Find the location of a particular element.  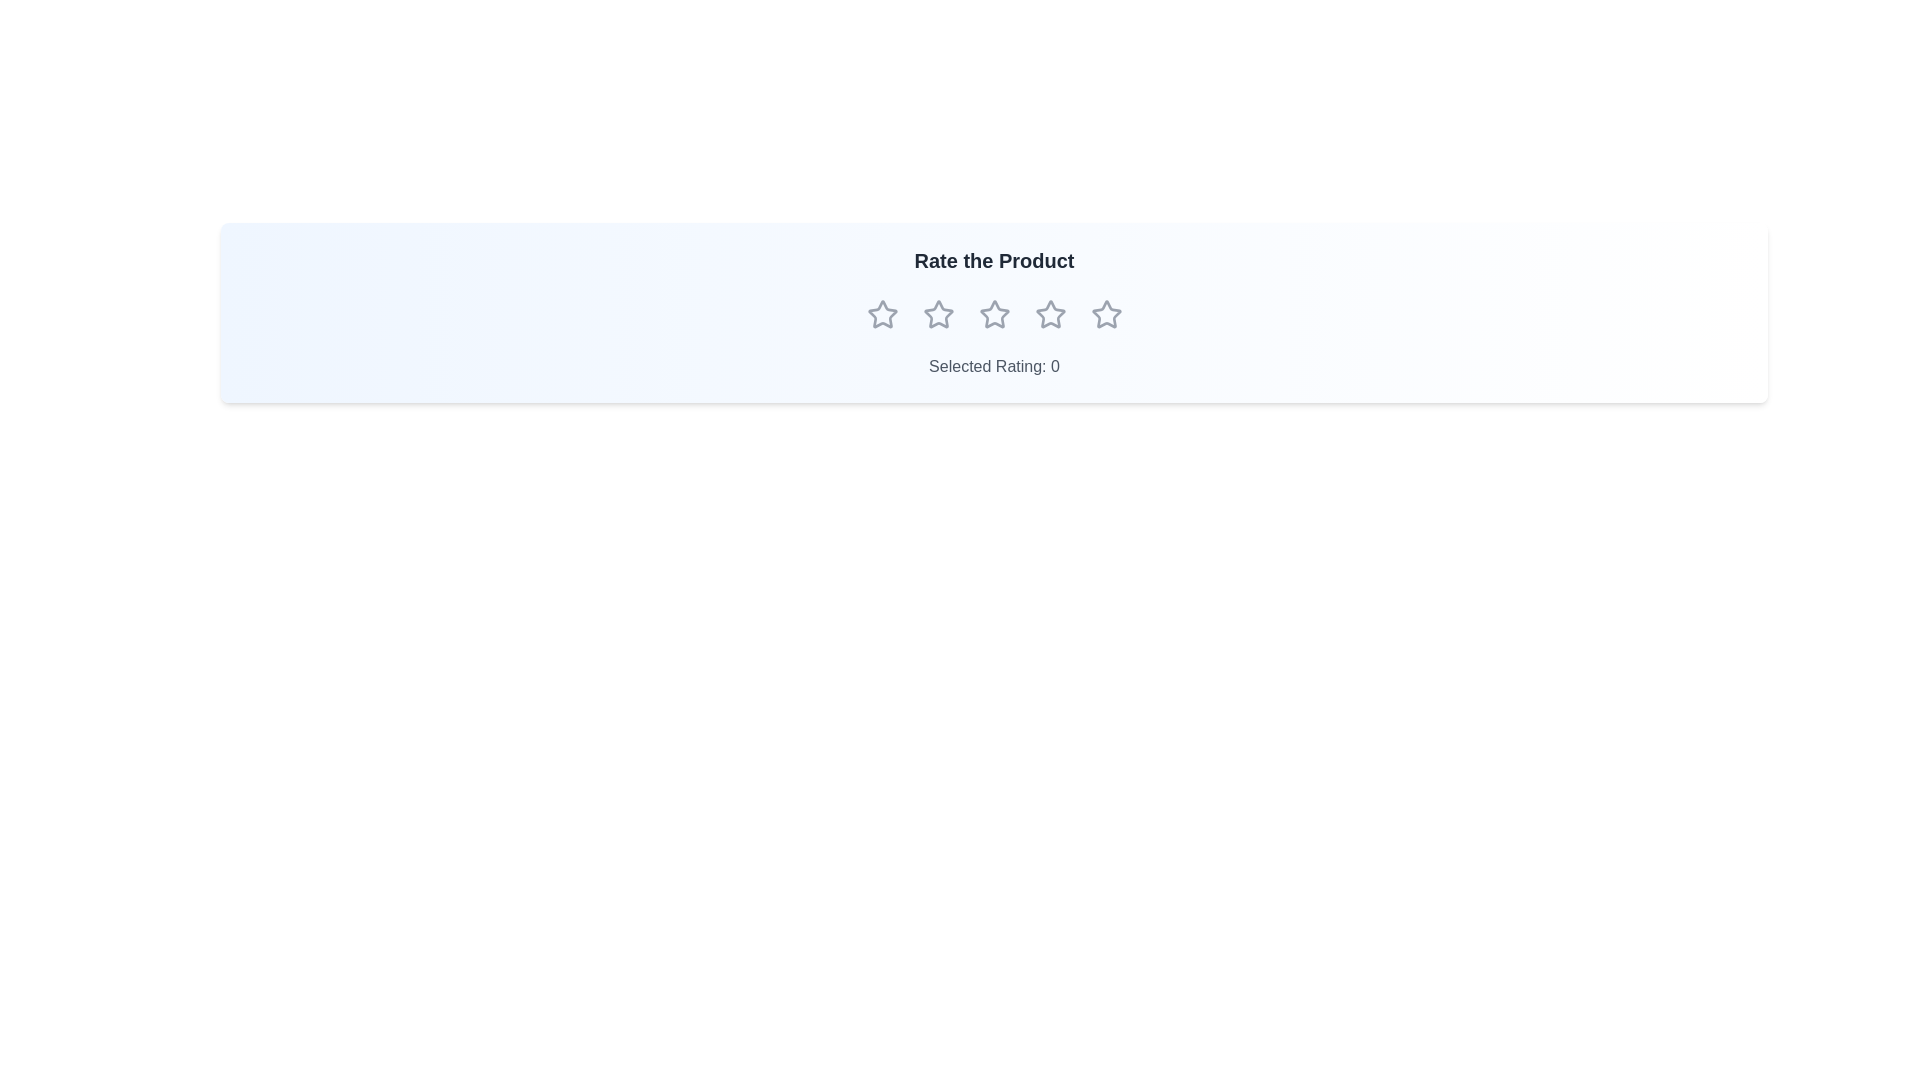

the third rating star button is located at coordinates (994, 315).